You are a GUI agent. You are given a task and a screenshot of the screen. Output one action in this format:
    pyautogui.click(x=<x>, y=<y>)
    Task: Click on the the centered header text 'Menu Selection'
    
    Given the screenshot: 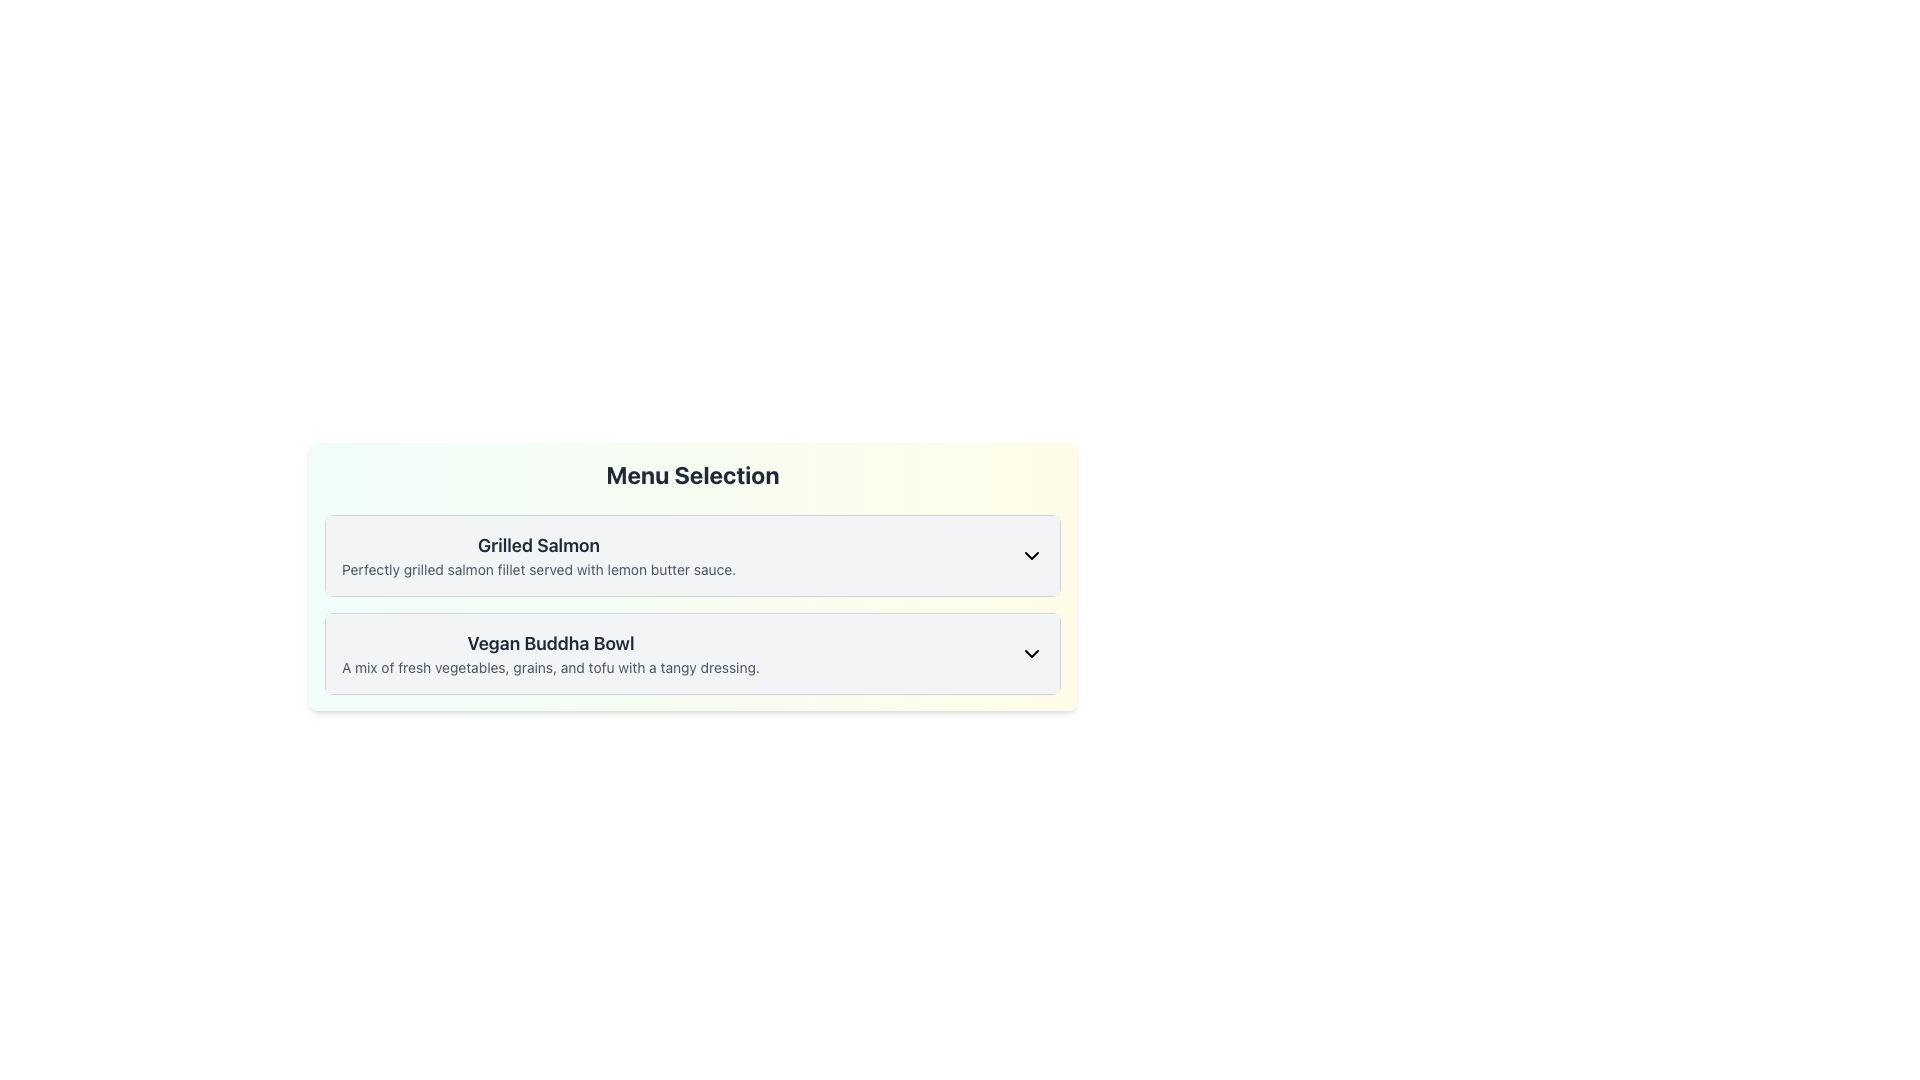 What is the action you would take?
    pyautogui.click(x=692, y=474)
    